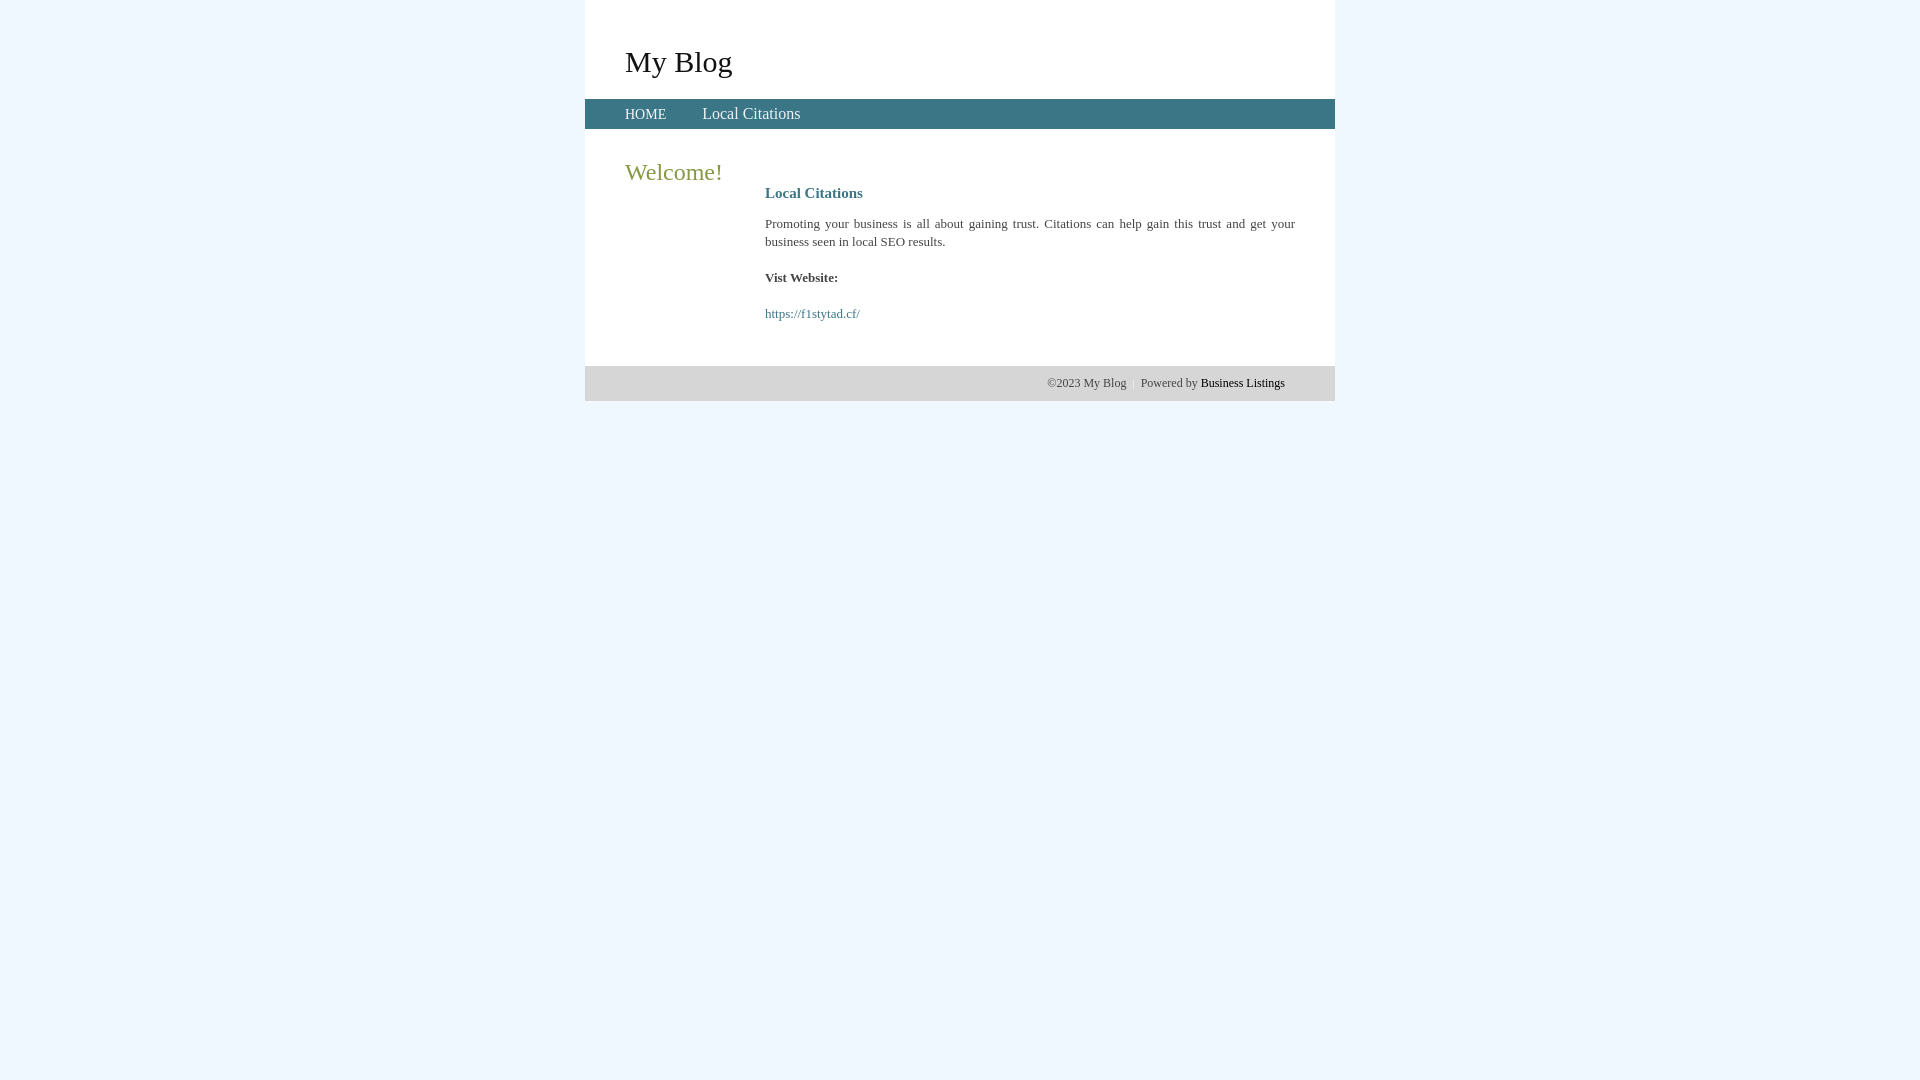 Image resolution: width=1920 pixels, height=1080 pixels. I want to click on 'https://f1stytad.cf/', so click(763, 313).